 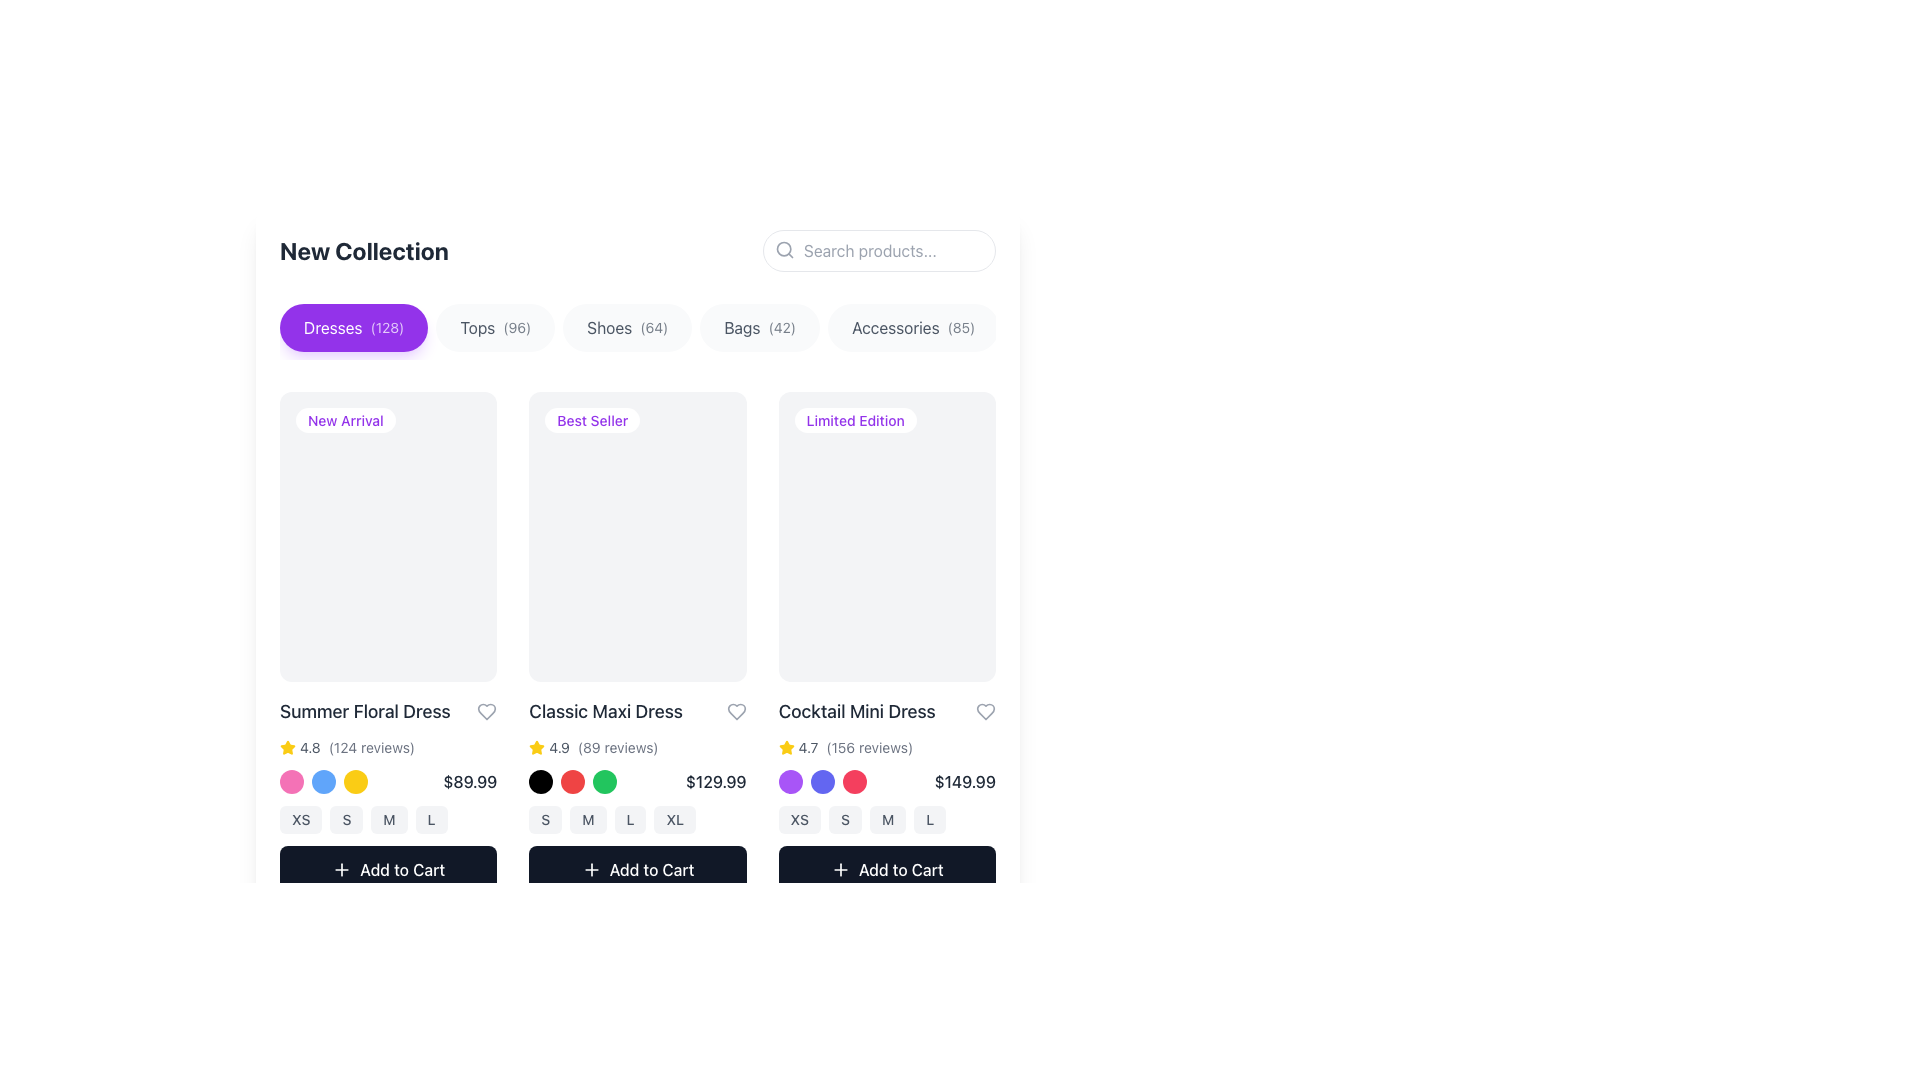 What do you see at coordinates (605, 710) in the screenshot?
I see `text label displaying 'Classic Maxi Dress' which is styled in medium-weight sans-serif font and located in the middle column of a product card layout` at bounding box center [605, 710].